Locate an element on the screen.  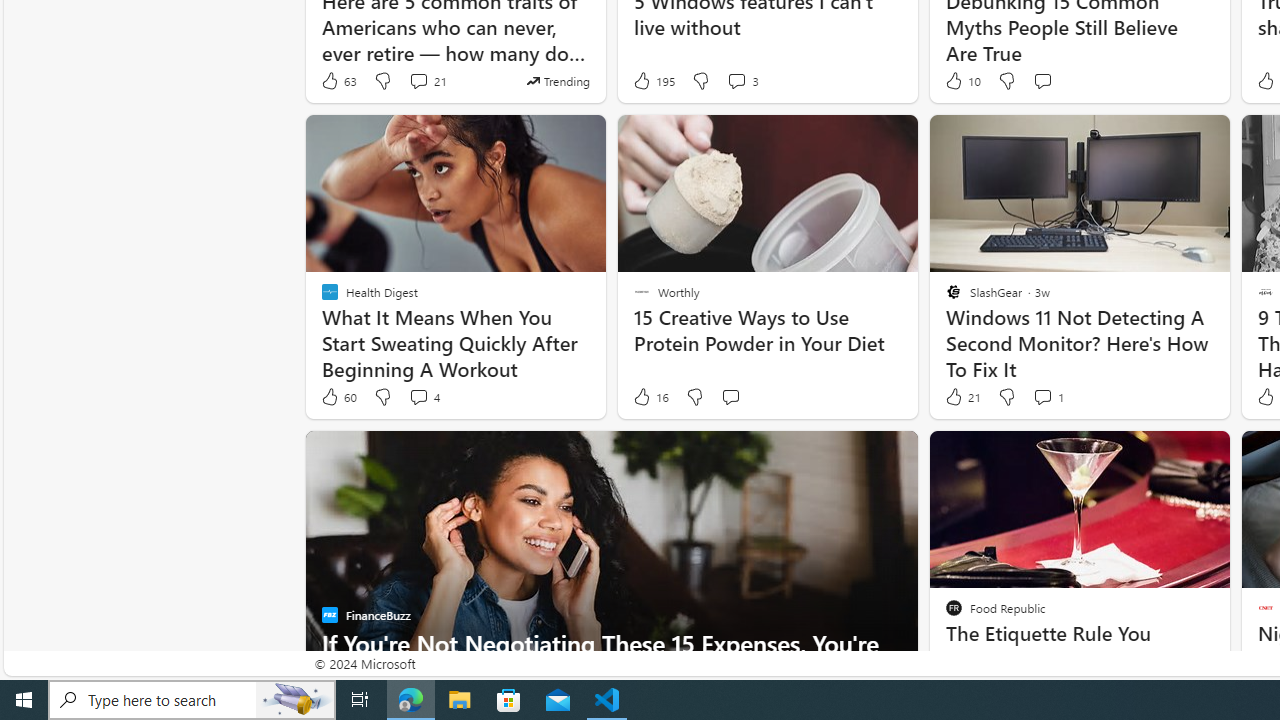
'60 Like' is located at coordinates (337, 397).